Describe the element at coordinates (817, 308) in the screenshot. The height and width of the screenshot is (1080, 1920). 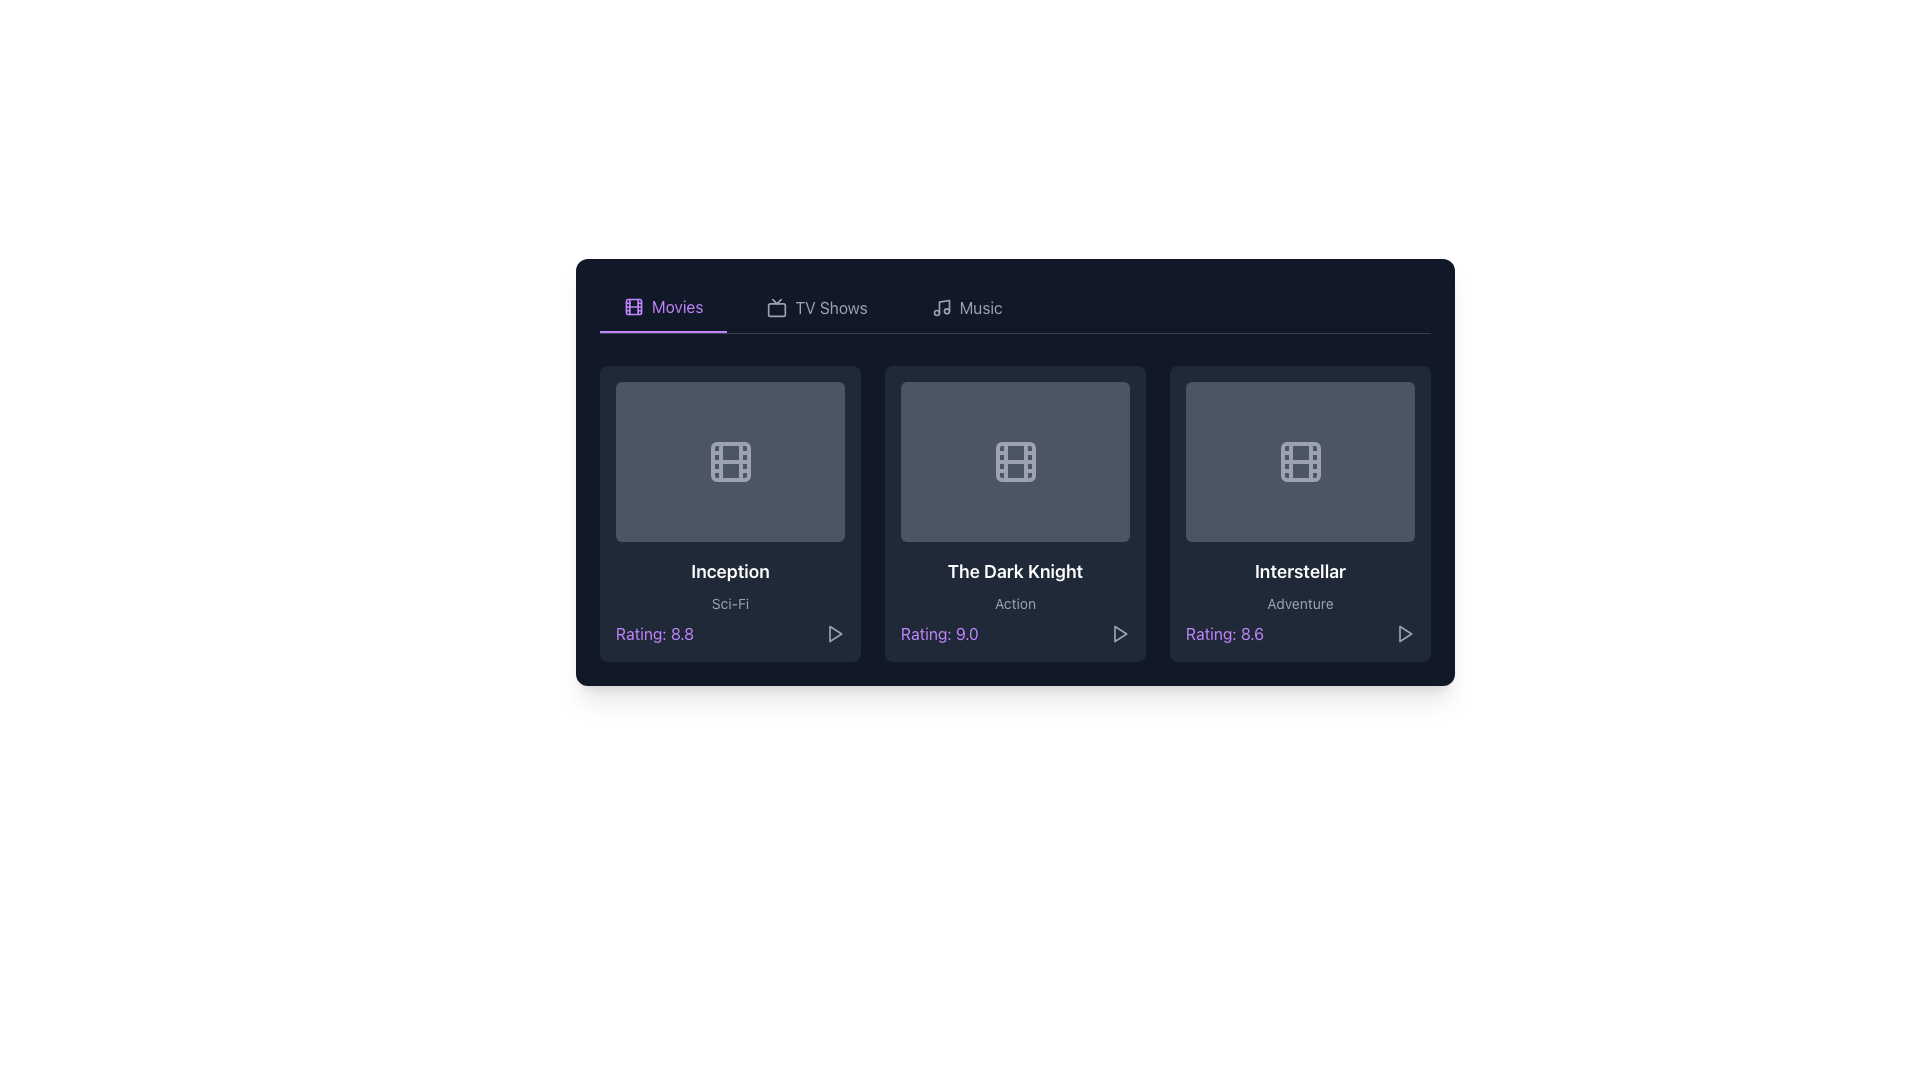
I see `the 'TV Shows' navigation tab, which is the second item in the horizontal navigation bar, to switch the view to 'TV Shows'` at that location.